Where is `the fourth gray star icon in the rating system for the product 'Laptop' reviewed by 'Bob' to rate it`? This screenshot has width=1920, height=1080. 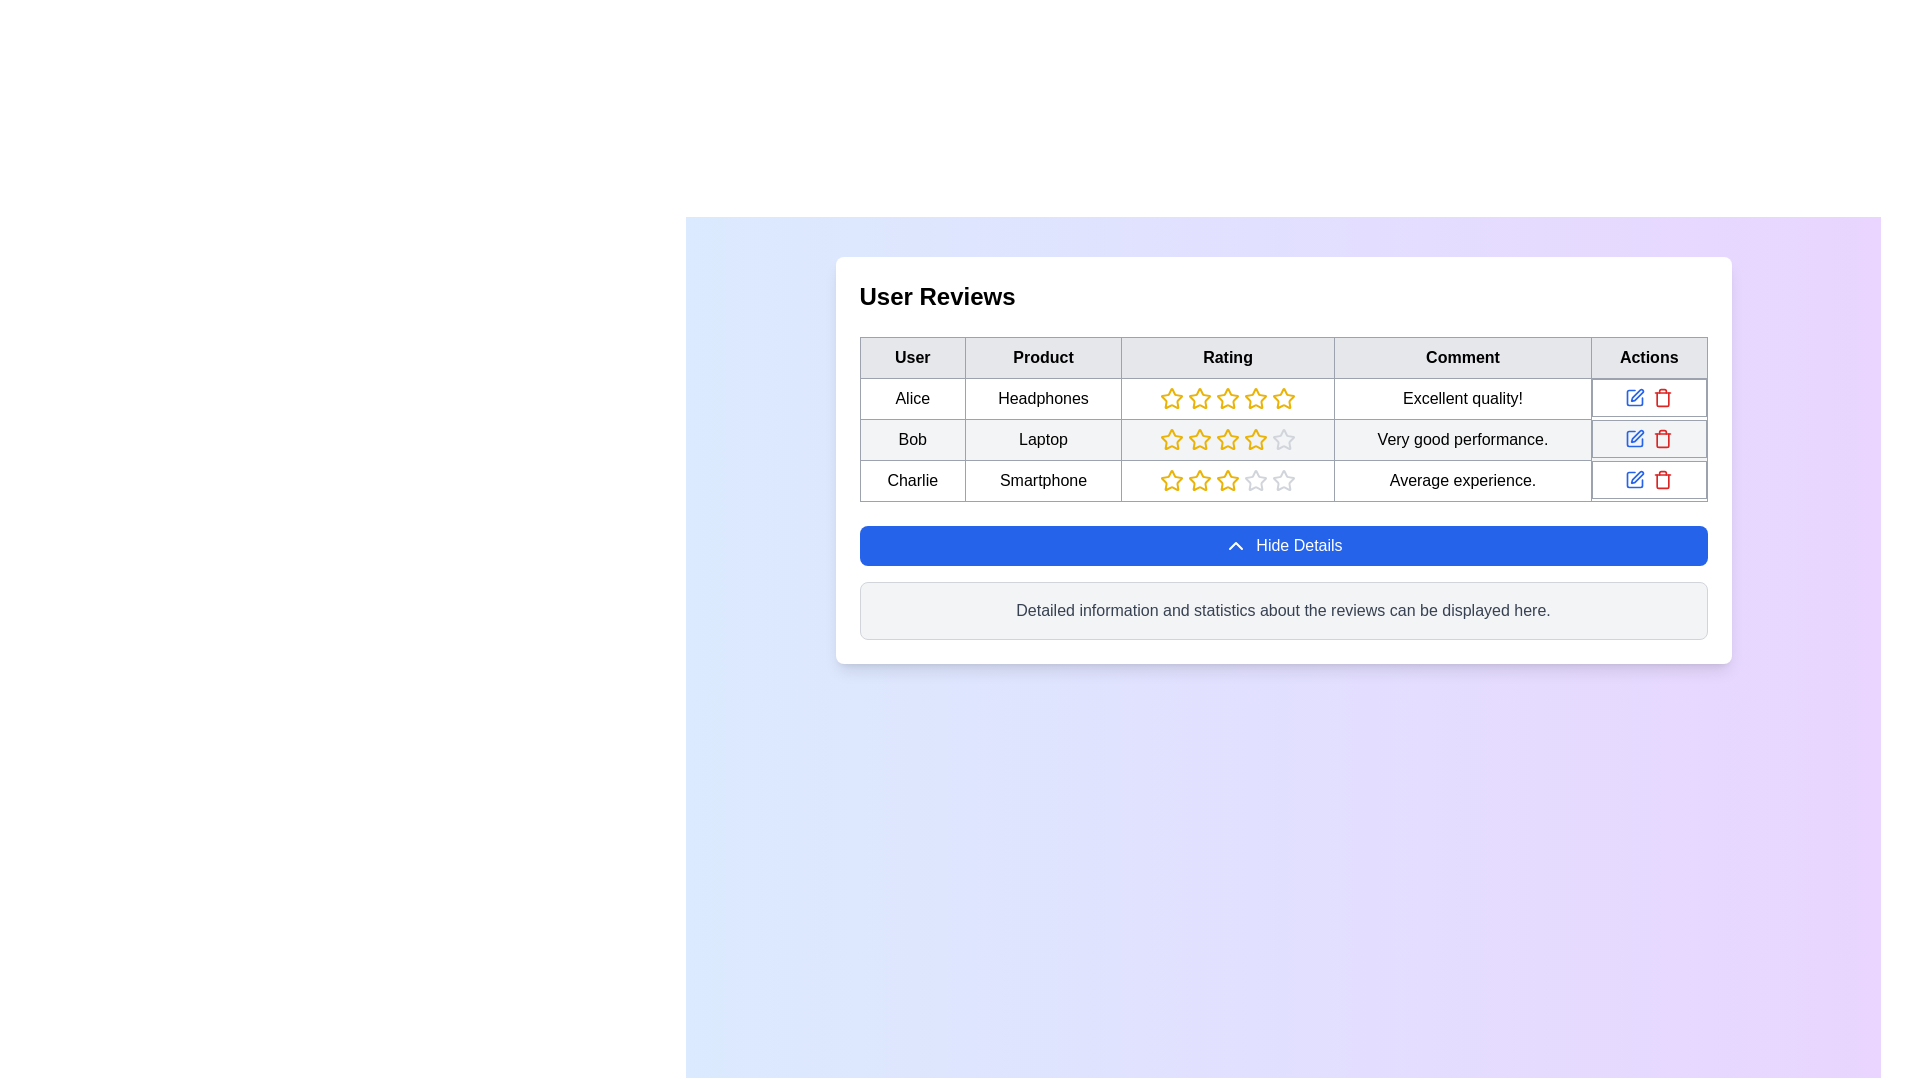 the fourth gray star icon in the rating system for the product 'Laptop' reviewed by 'Bob' to rate it is located at coordinates (1284, 438).